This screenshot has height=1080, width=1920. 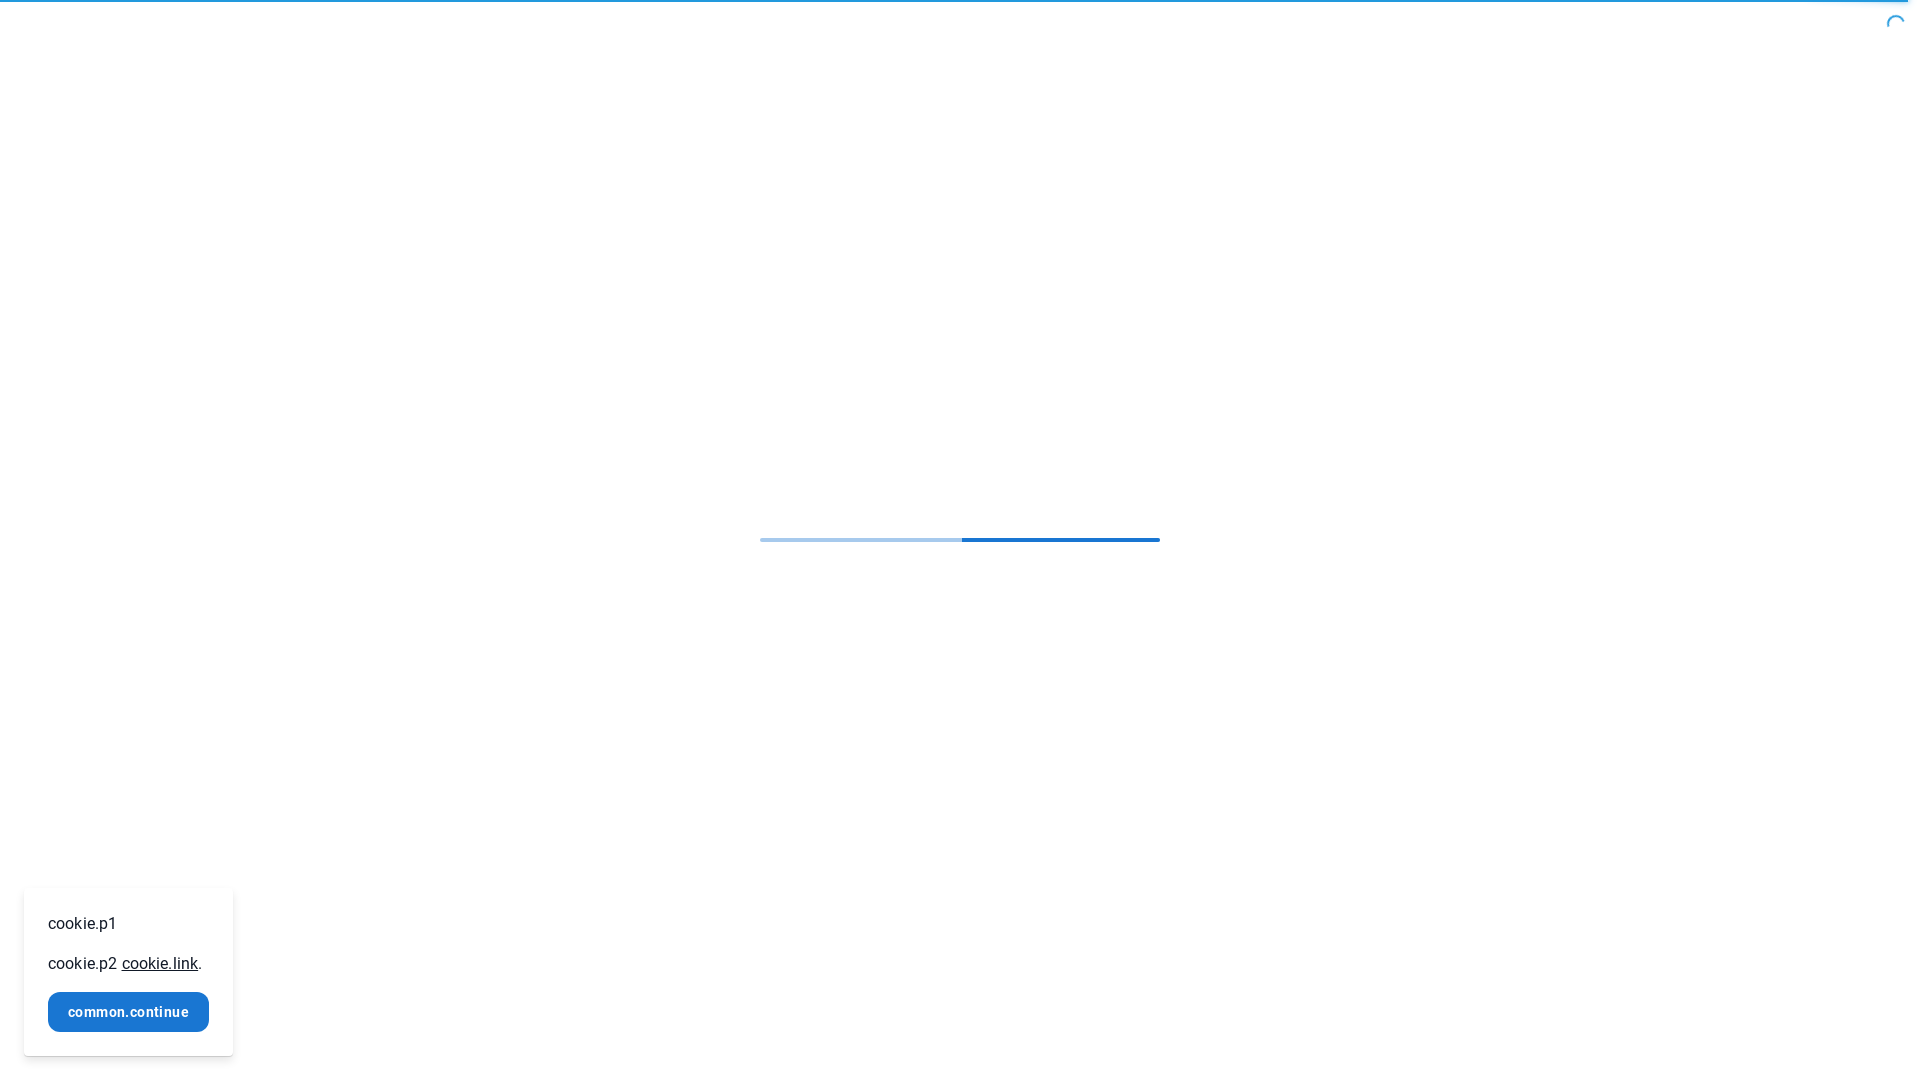 I want to click on 'common.continue', so click(x=127, y=1012).